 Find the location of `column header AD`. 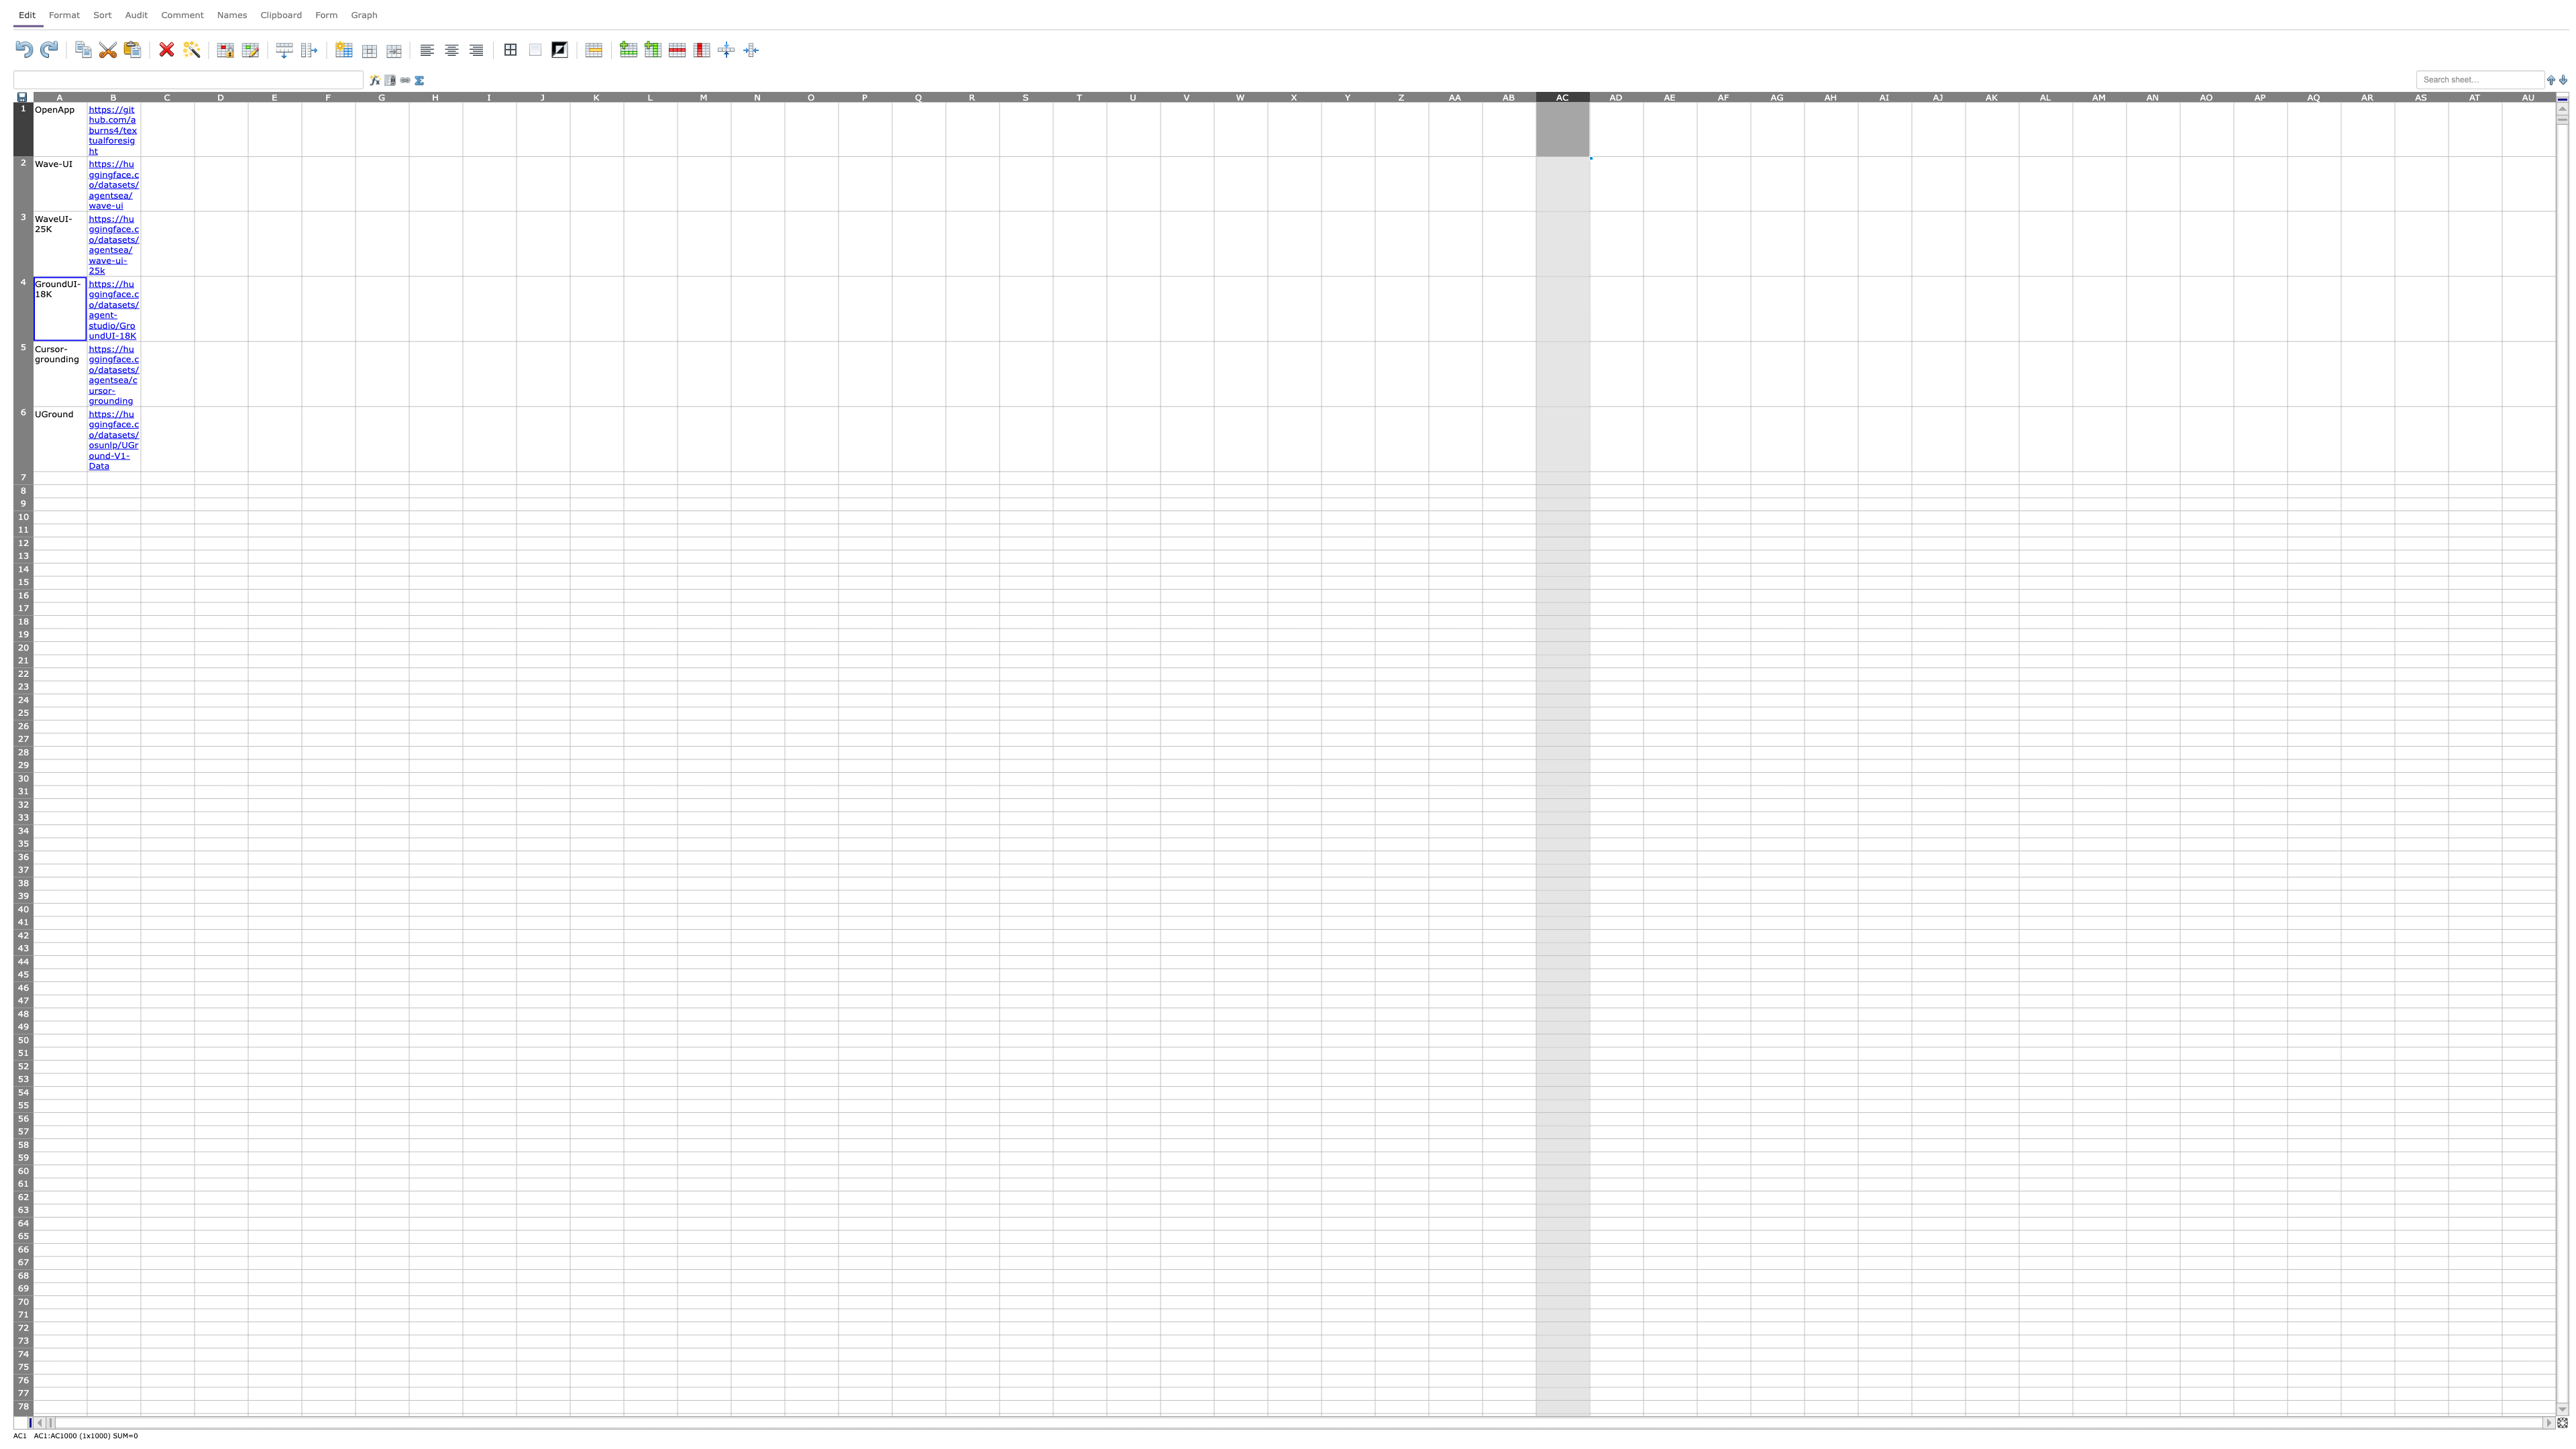

column header AD is located at coordinates (1616, 95).